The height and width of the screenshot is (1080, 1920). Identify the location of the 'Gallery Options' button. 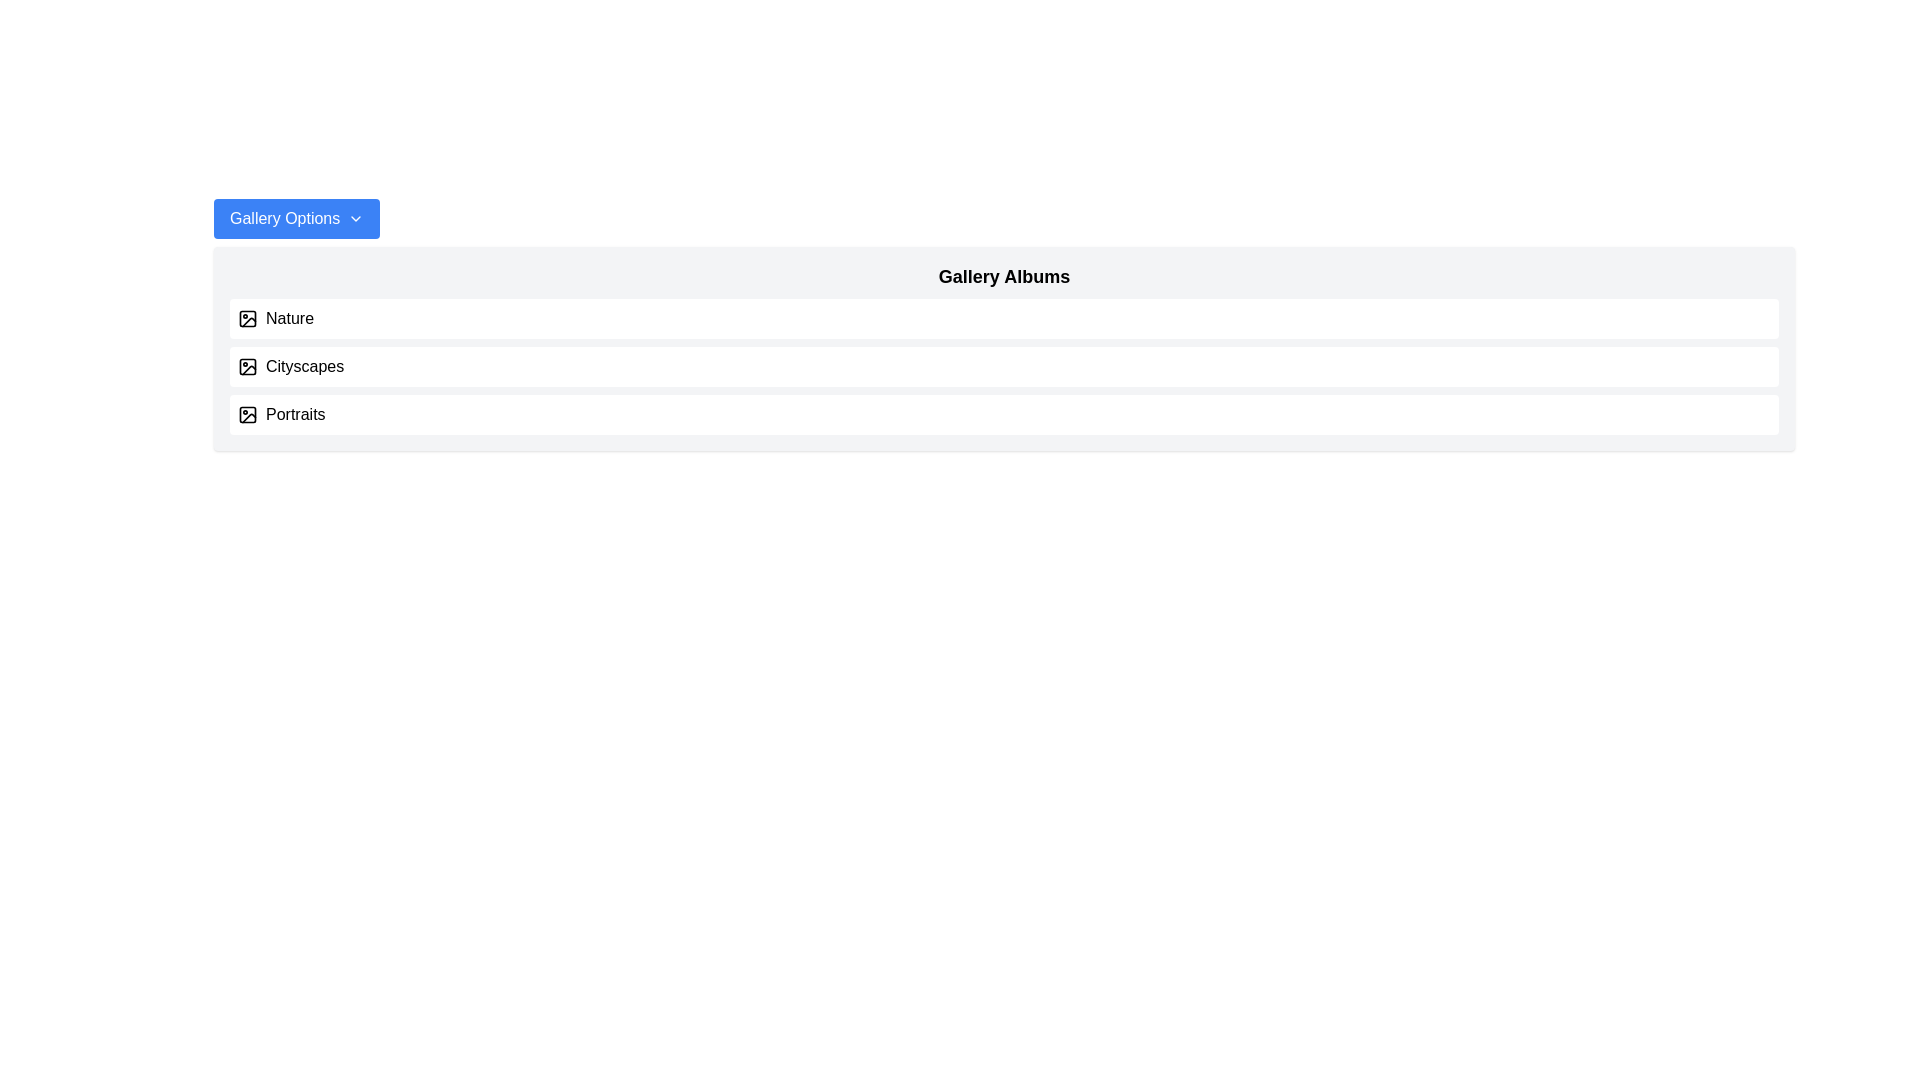
(296, 219).